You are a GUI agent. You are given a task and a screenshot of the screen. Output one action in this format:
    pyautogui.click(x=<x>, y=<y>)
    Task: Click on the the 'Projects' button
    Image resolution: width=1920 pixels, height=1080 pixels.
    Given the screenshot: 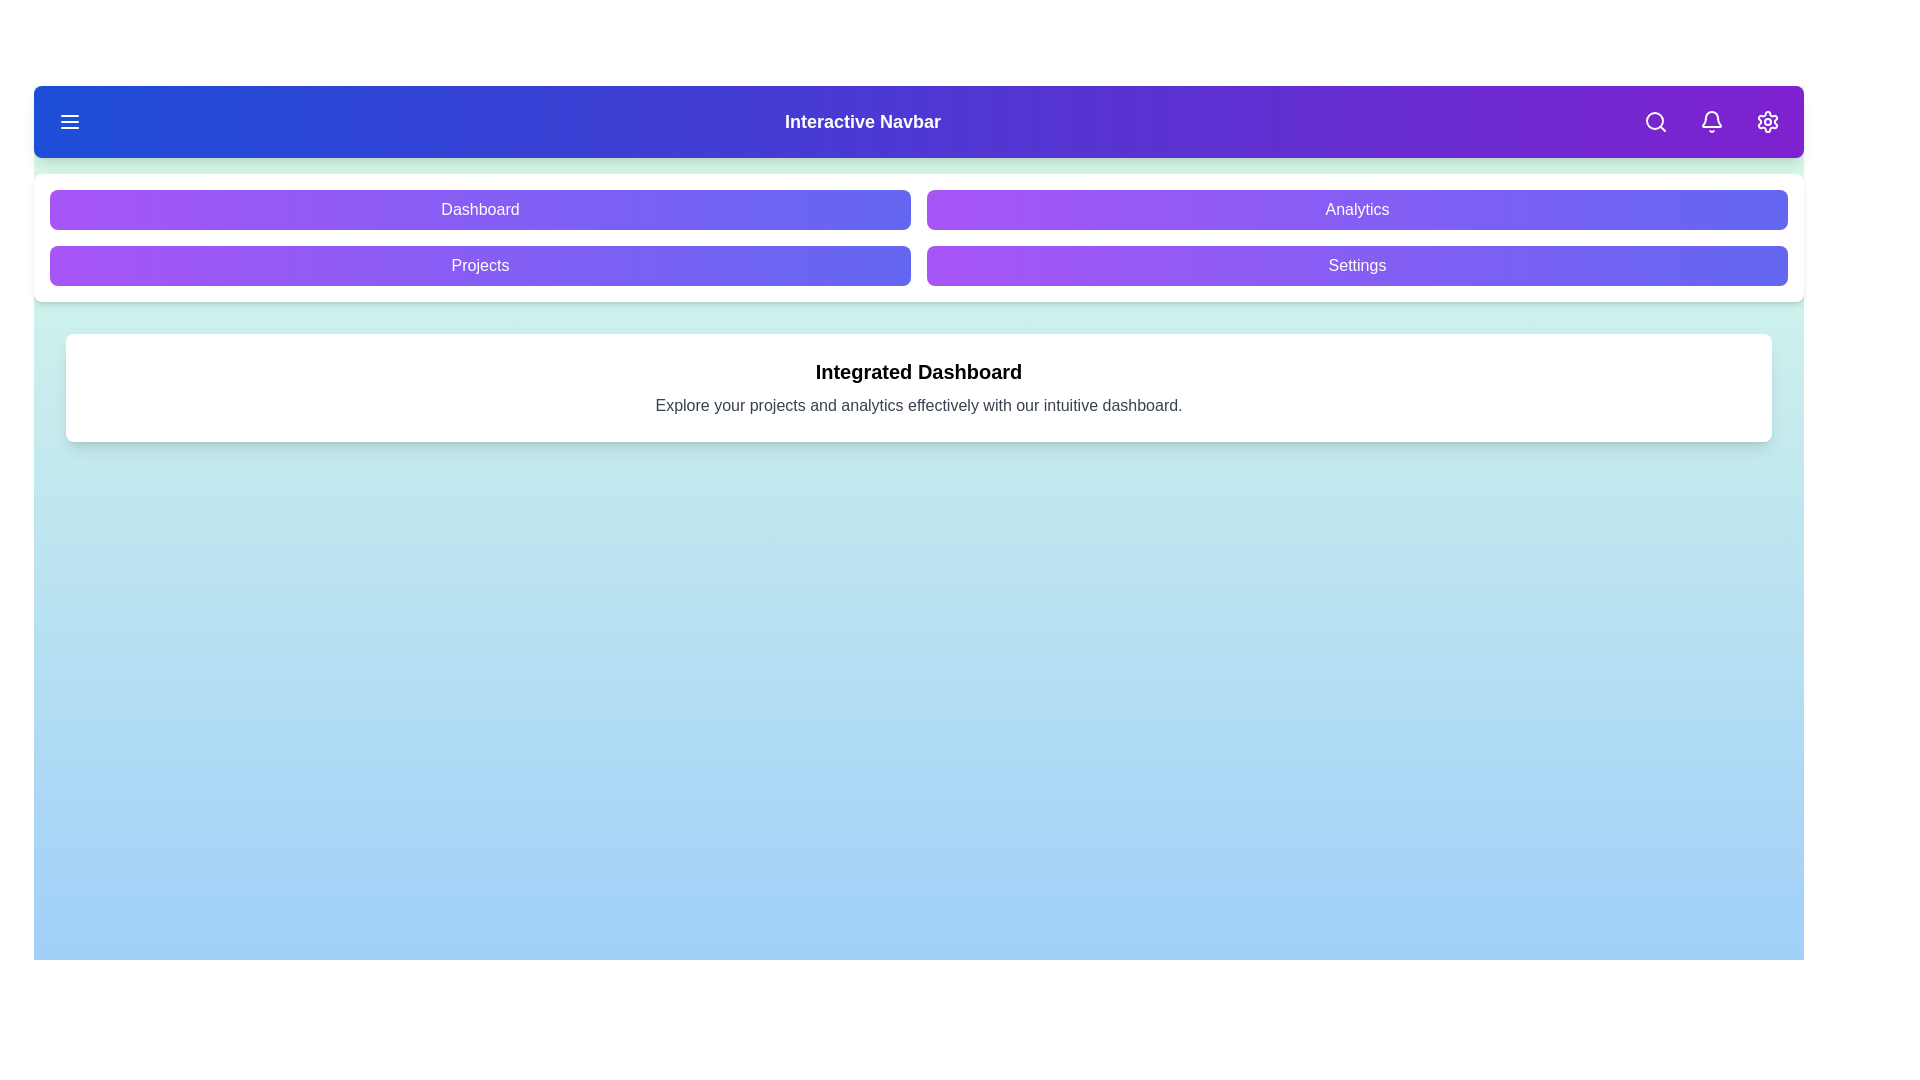 What is the action you would take?
    pyautogui.click(x=480, y=265)
    